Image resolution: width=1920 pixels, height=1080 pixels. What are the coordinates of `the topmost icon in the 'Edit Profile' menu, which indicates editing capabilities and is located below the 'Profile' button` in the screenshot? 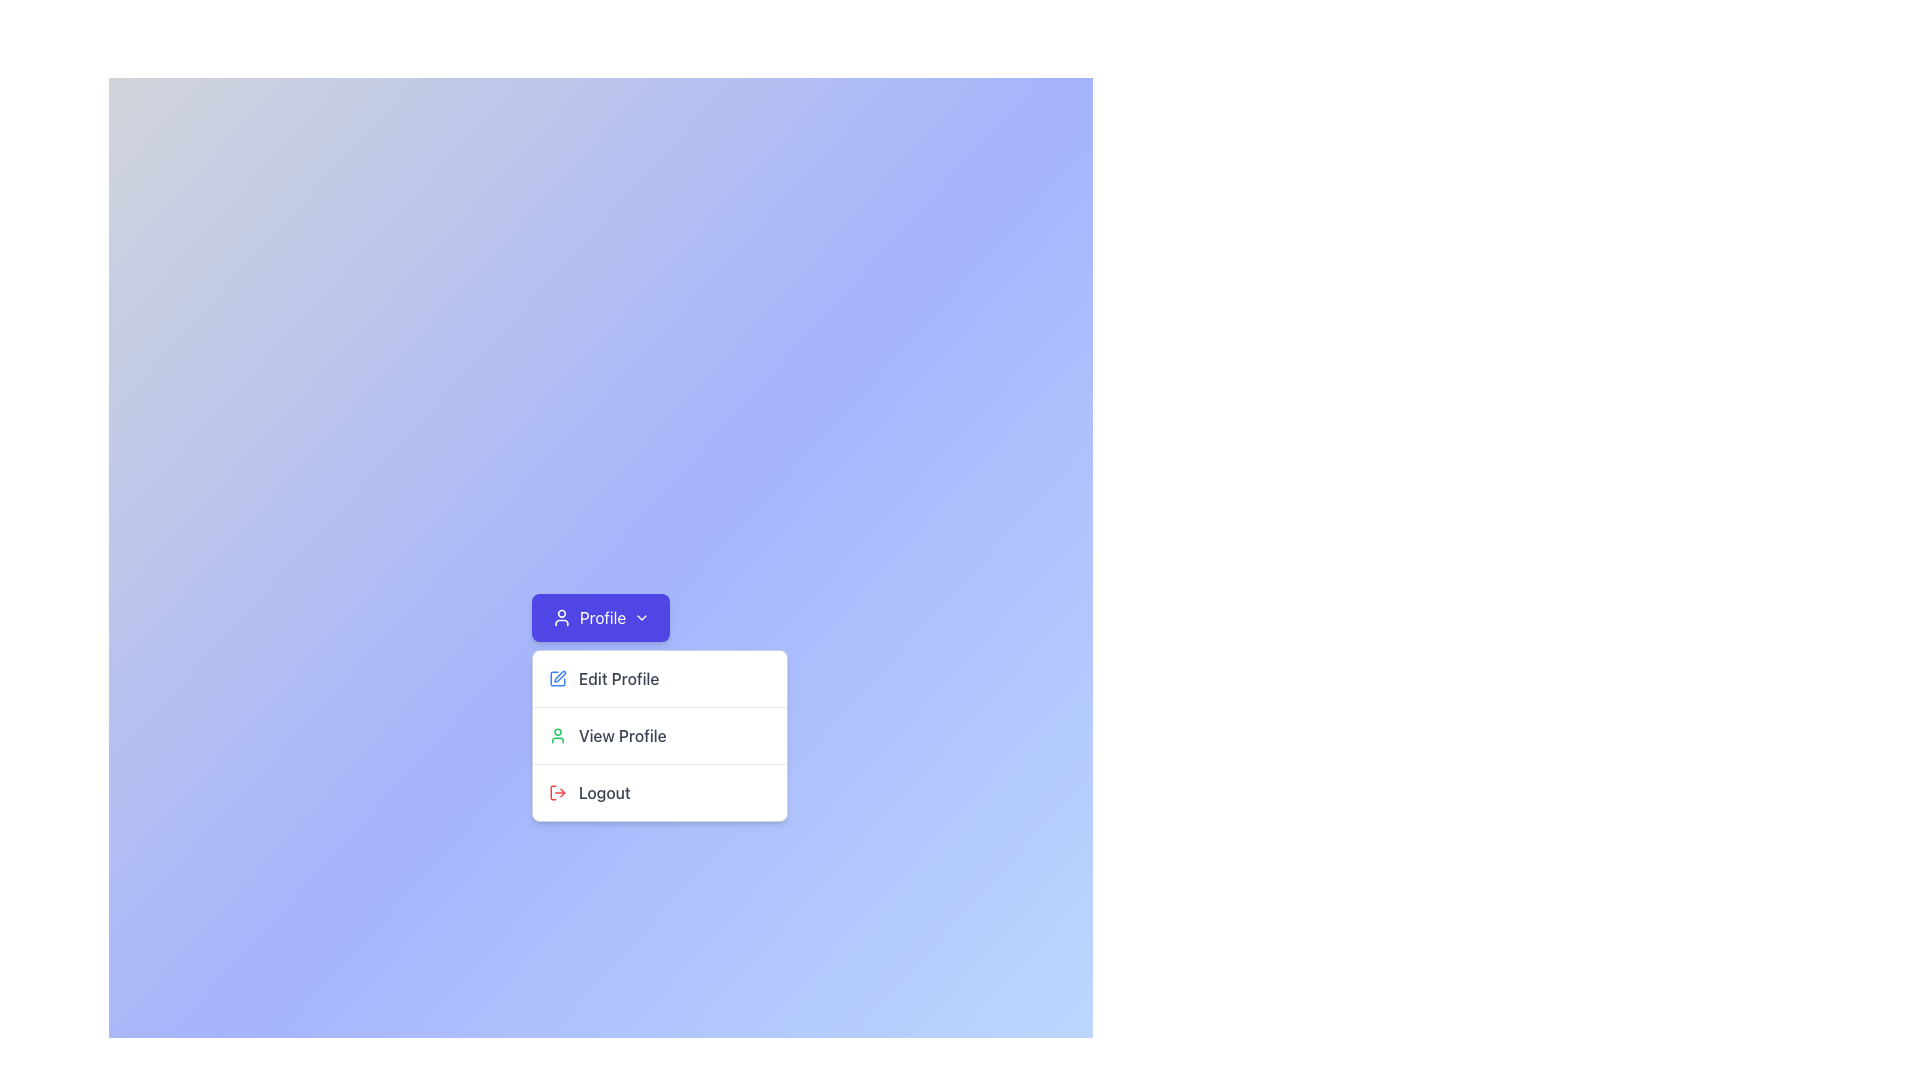 It's located at (557, 677).